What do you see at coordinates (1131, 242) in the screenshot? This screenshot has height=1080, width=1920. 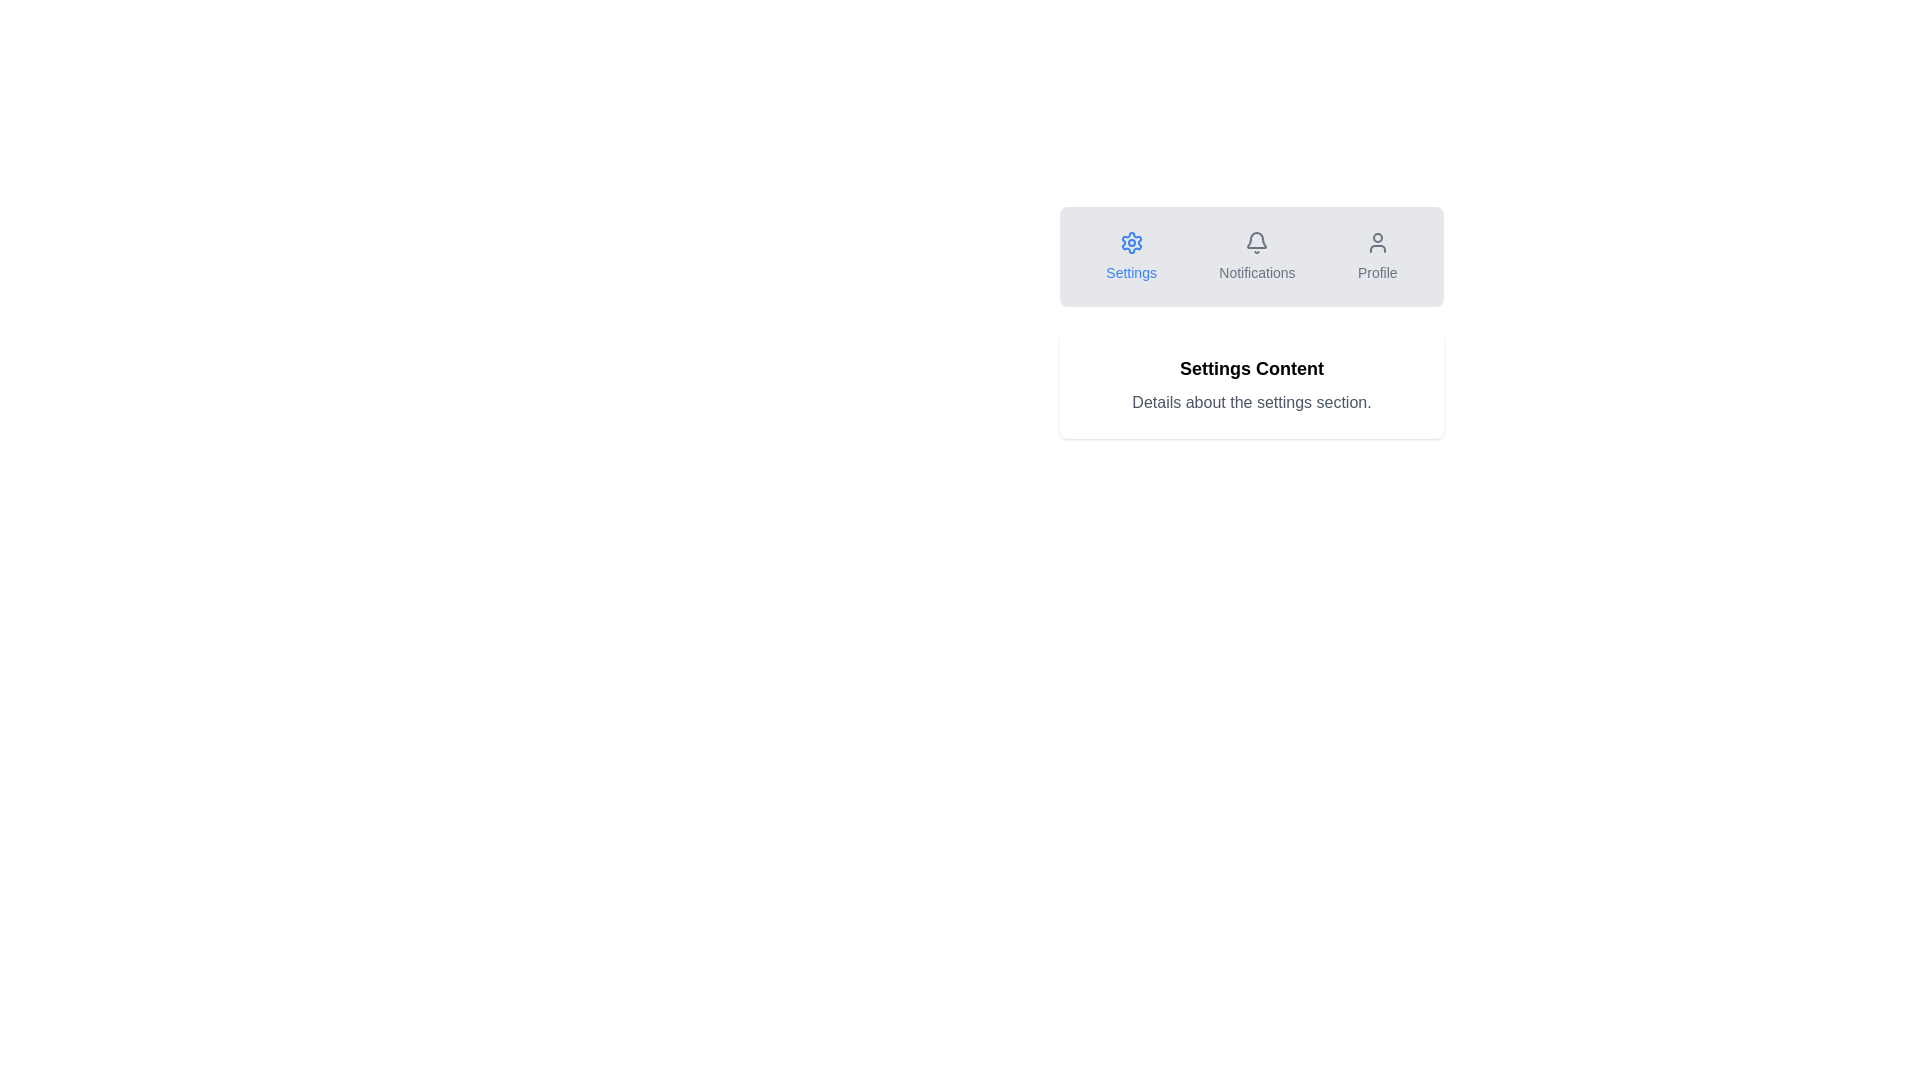 I see `the blue gear icon on the leftmost position of the horizontal navigation bar` at bounding box center [1131, 242].